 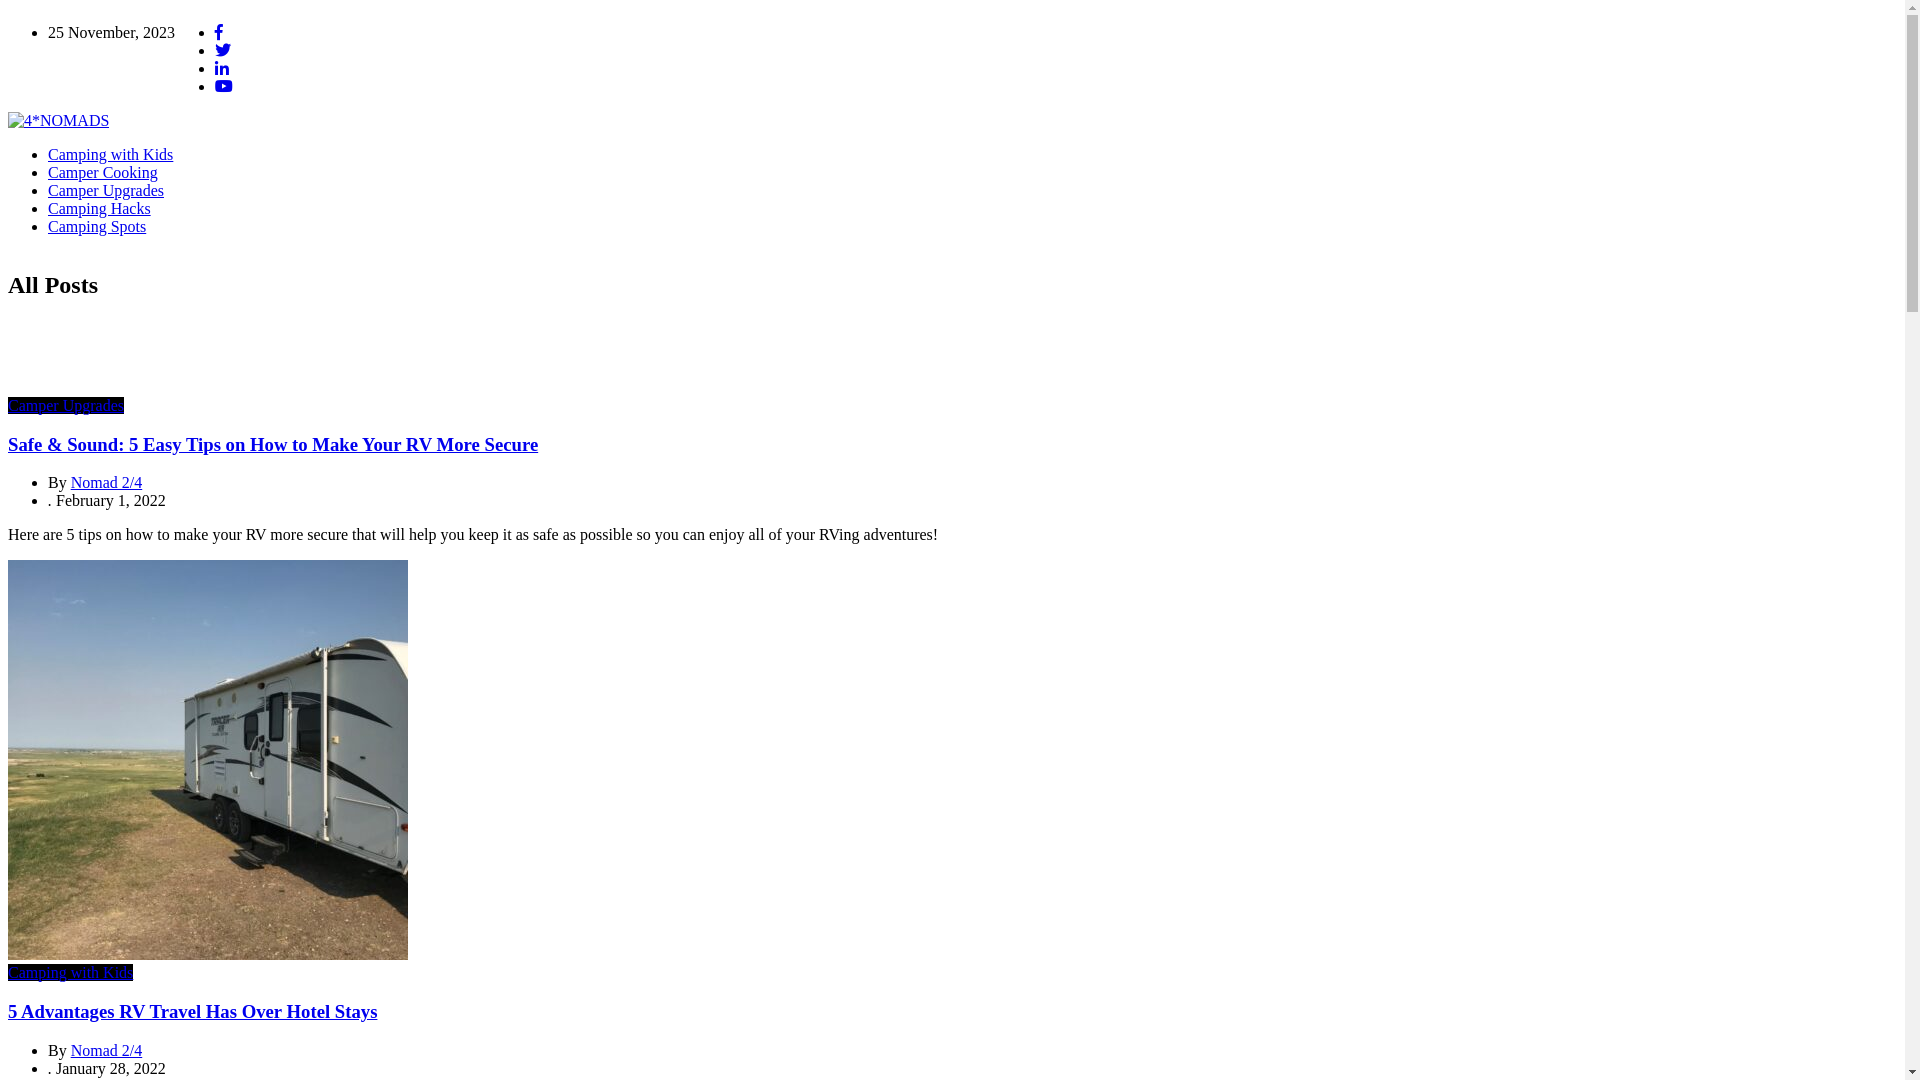 I want to click on '5 Advantages RV Travel Has Over Hotel Stays', so click(x=192, y=1011).